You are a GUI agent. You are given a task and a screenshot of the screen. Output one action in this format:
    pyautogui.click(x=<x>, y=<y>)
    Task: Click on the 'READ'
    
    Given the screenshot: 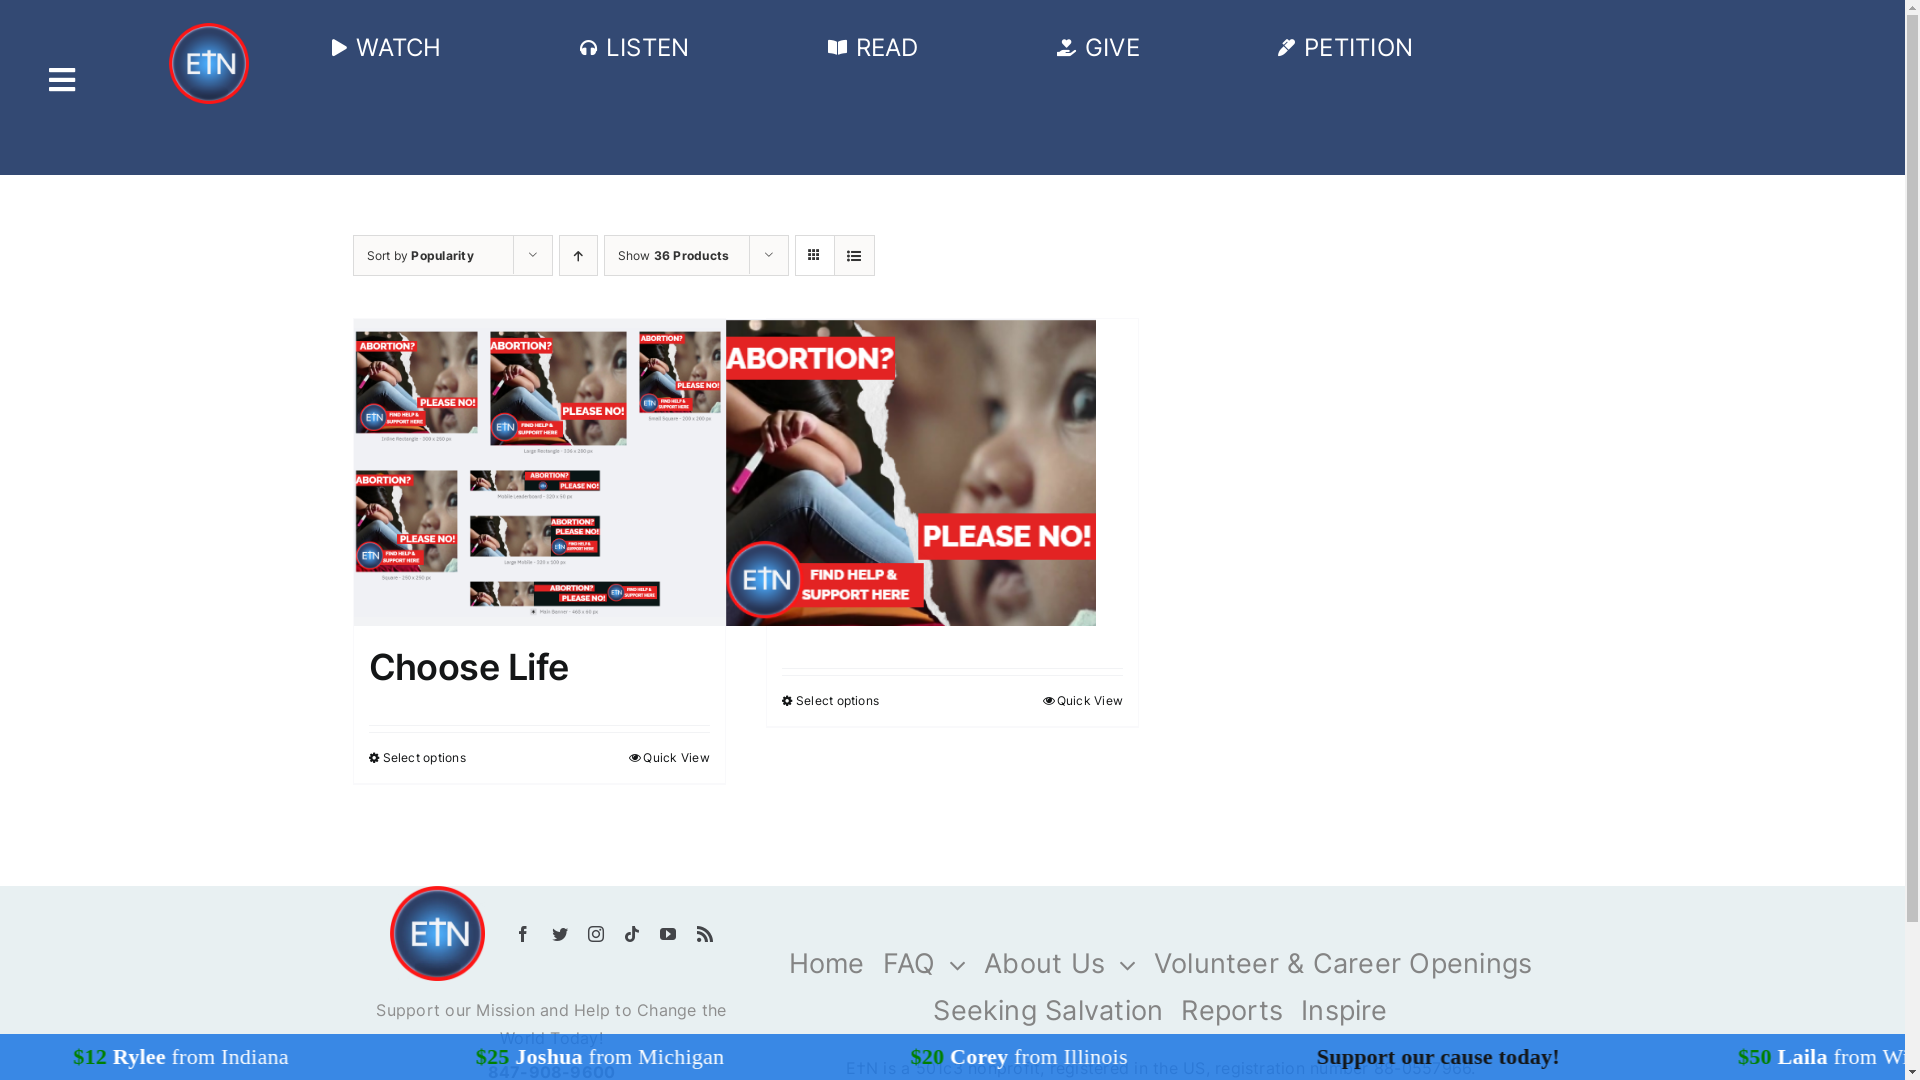 What is the action you would take?
    pyautogui.click(x=868, y=46)
    